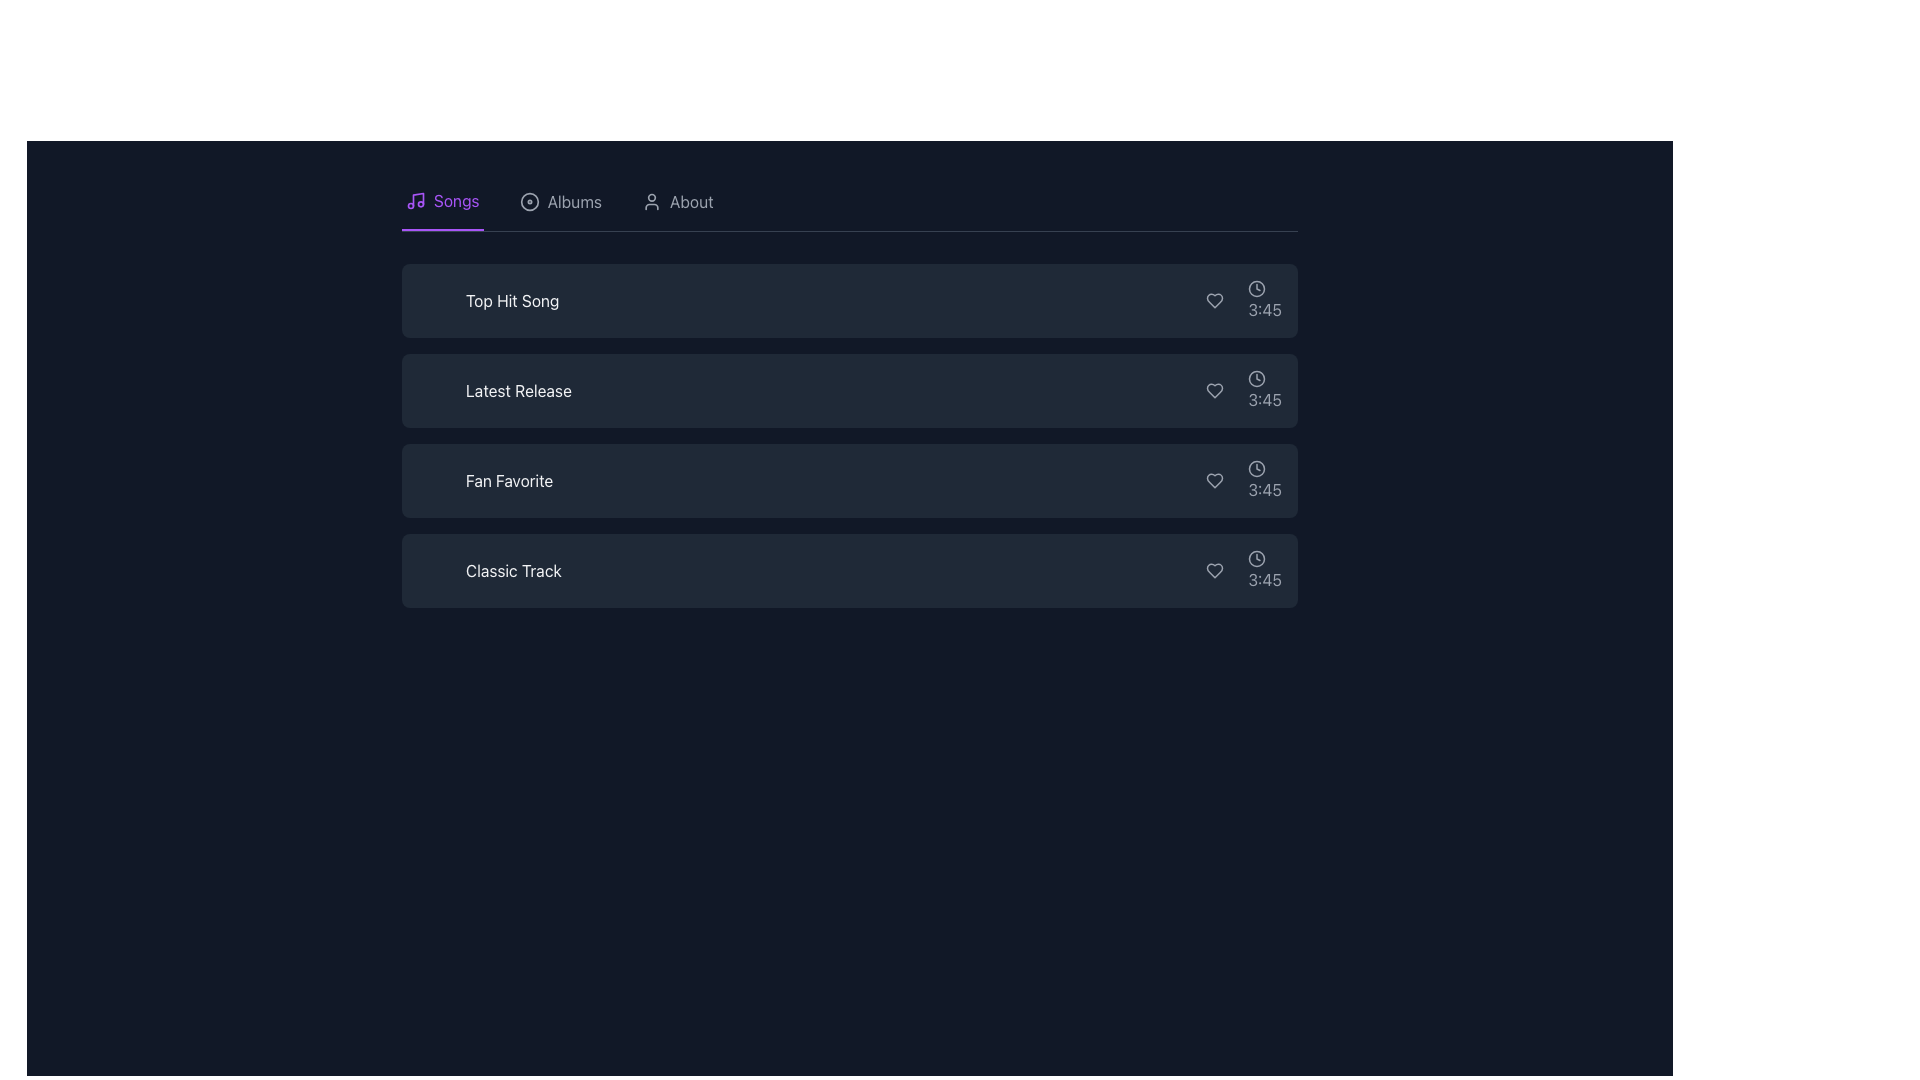 This screenshot has height=1080, width=1920. Describe the element at coordinates (1243, 481) in the screenshot. I see `the text label displaying the time '3:45' adjacent to the clock icon in the 'Fan Favorite' row` at that location.